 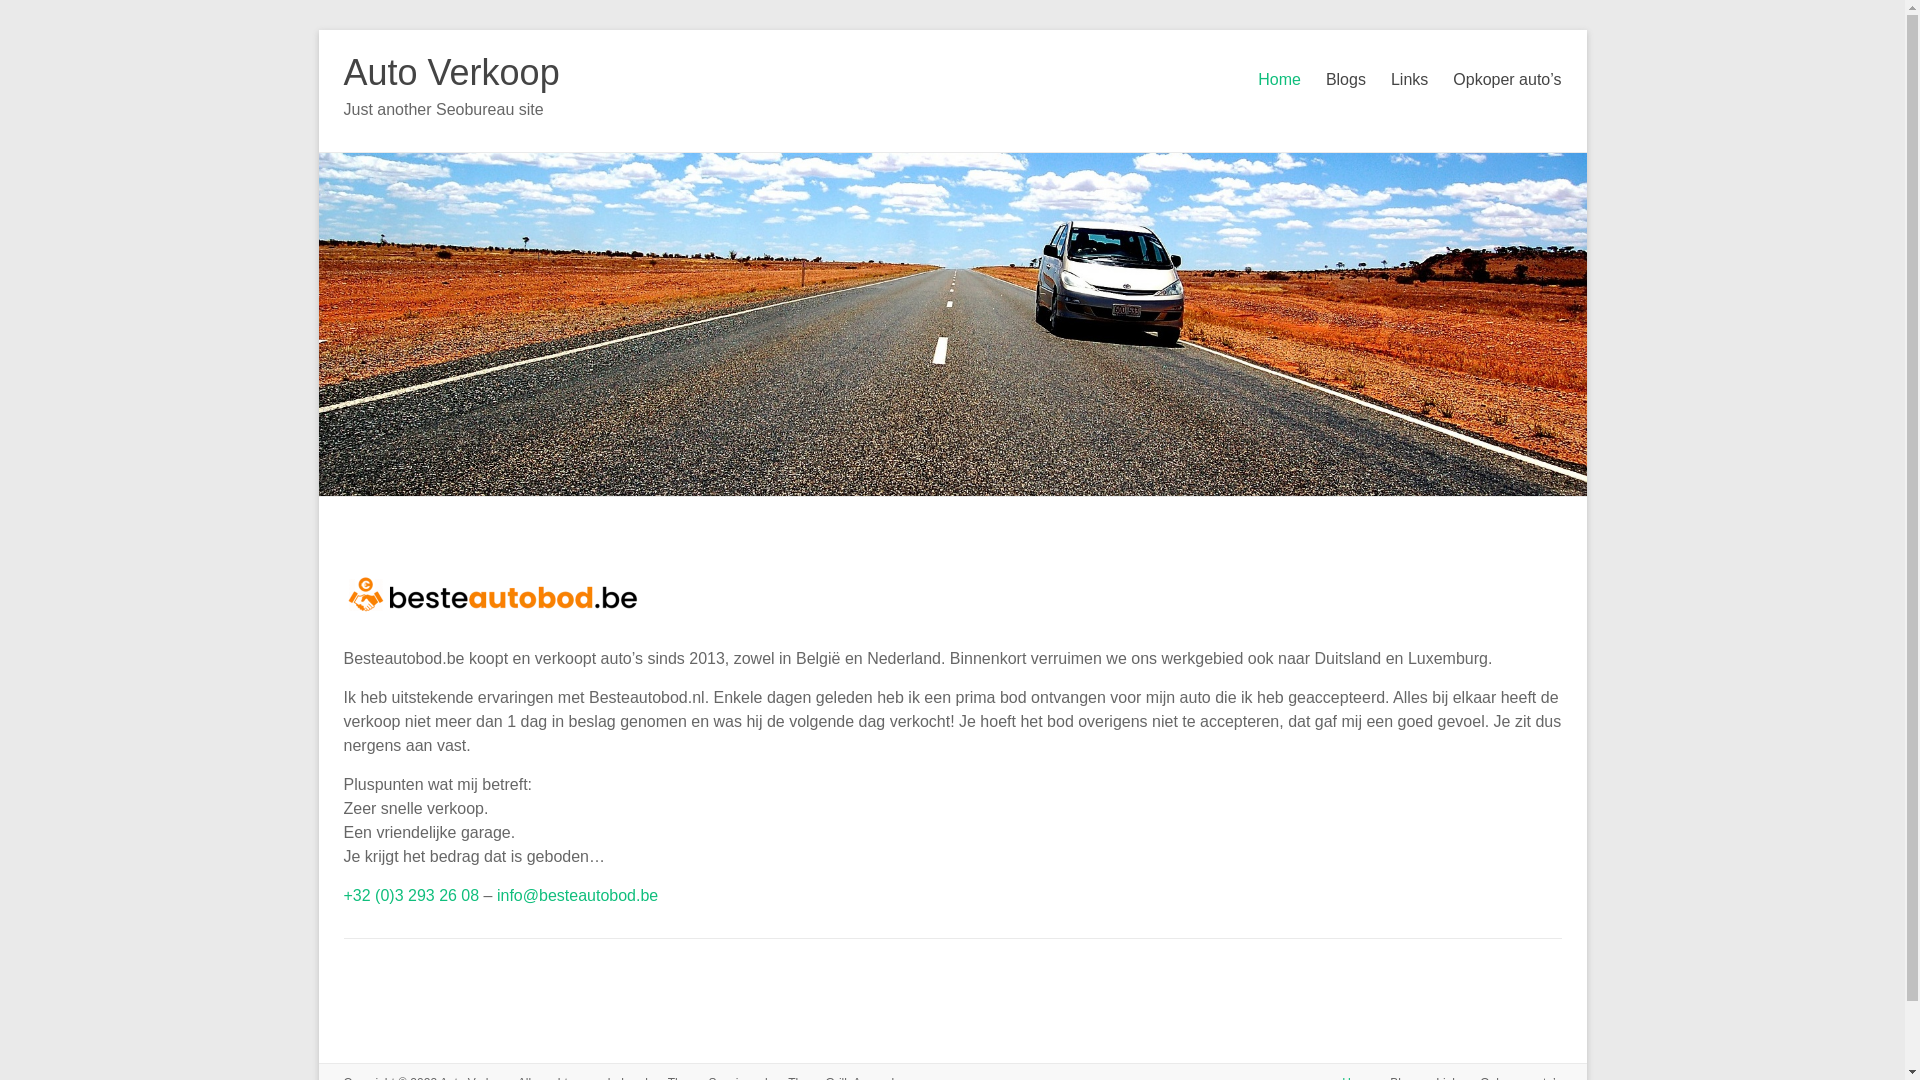 What do you see at coordinates (1345, 79) in the screenshot?
I see `'Blogs'` at bounding box center [1345, 79].